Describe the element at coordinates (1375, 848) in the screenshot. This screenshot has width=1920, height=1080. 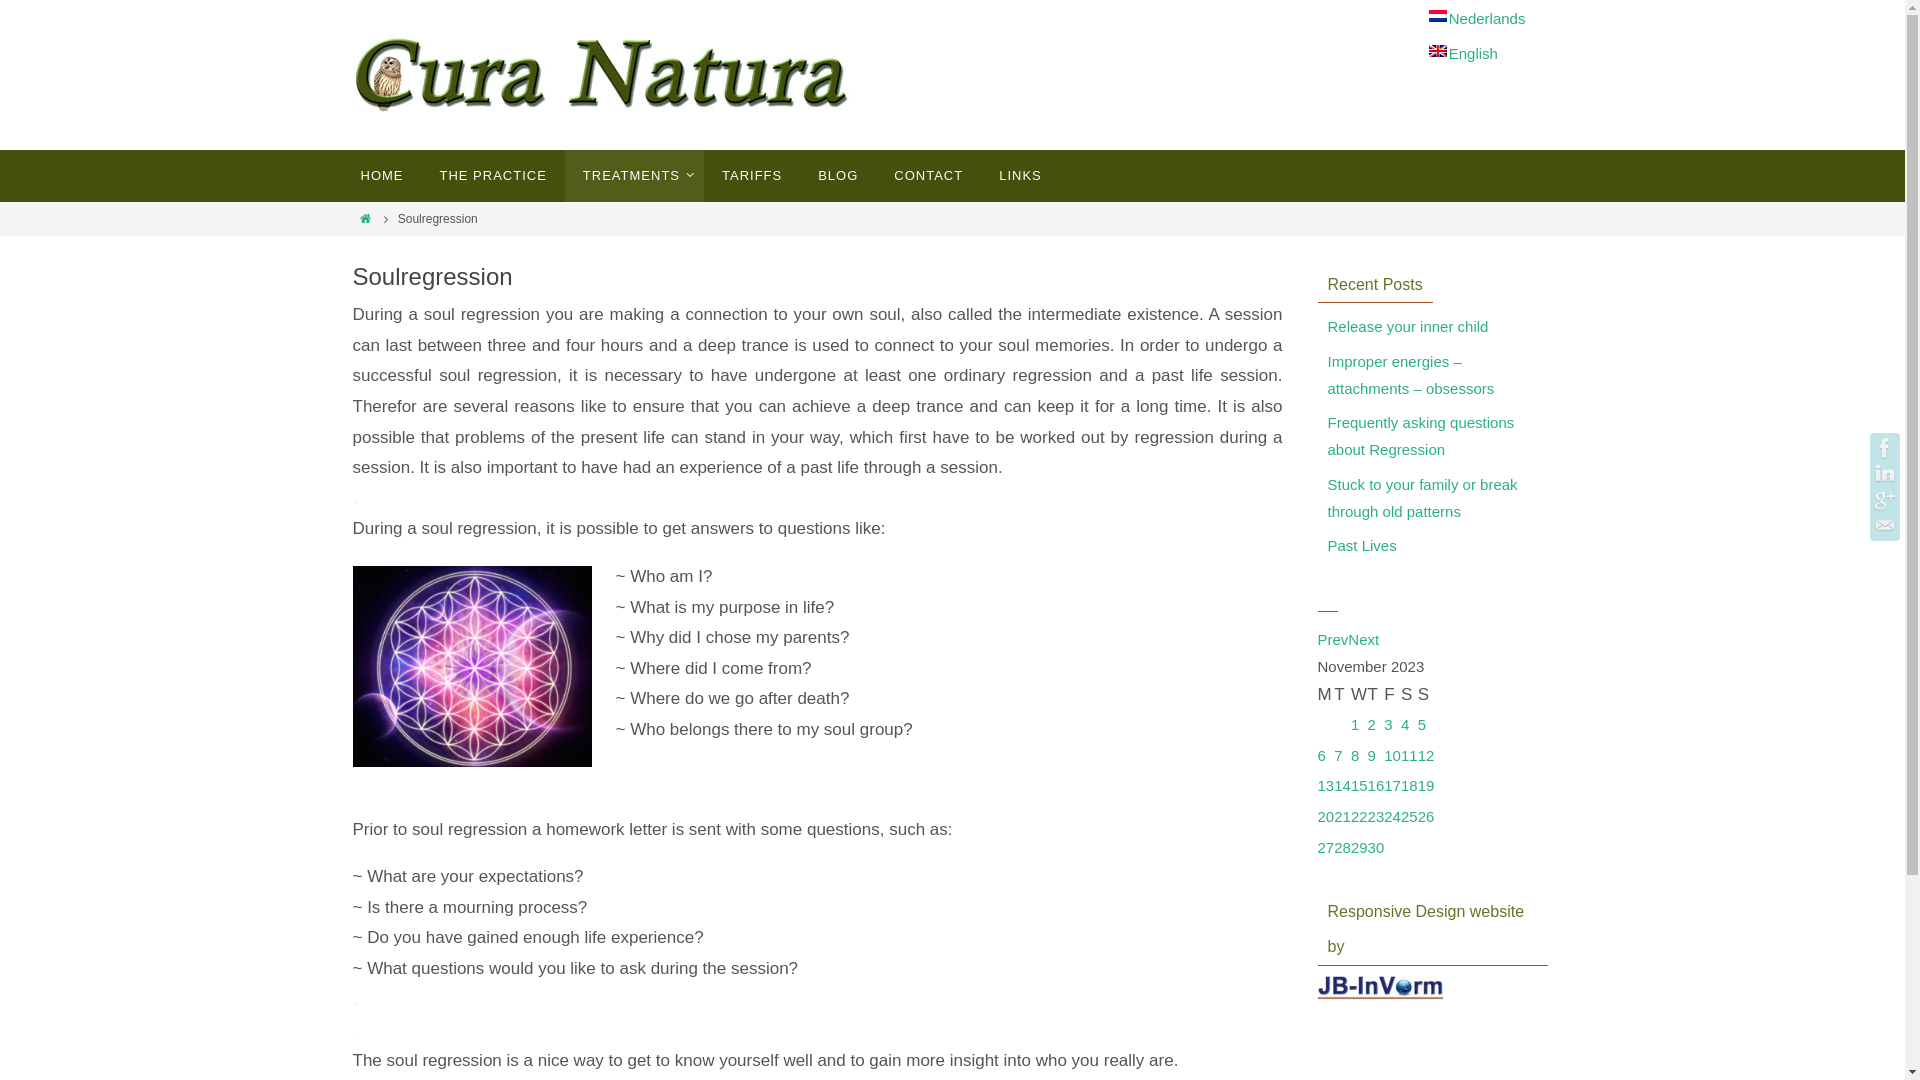
I see `'30'` at that location.